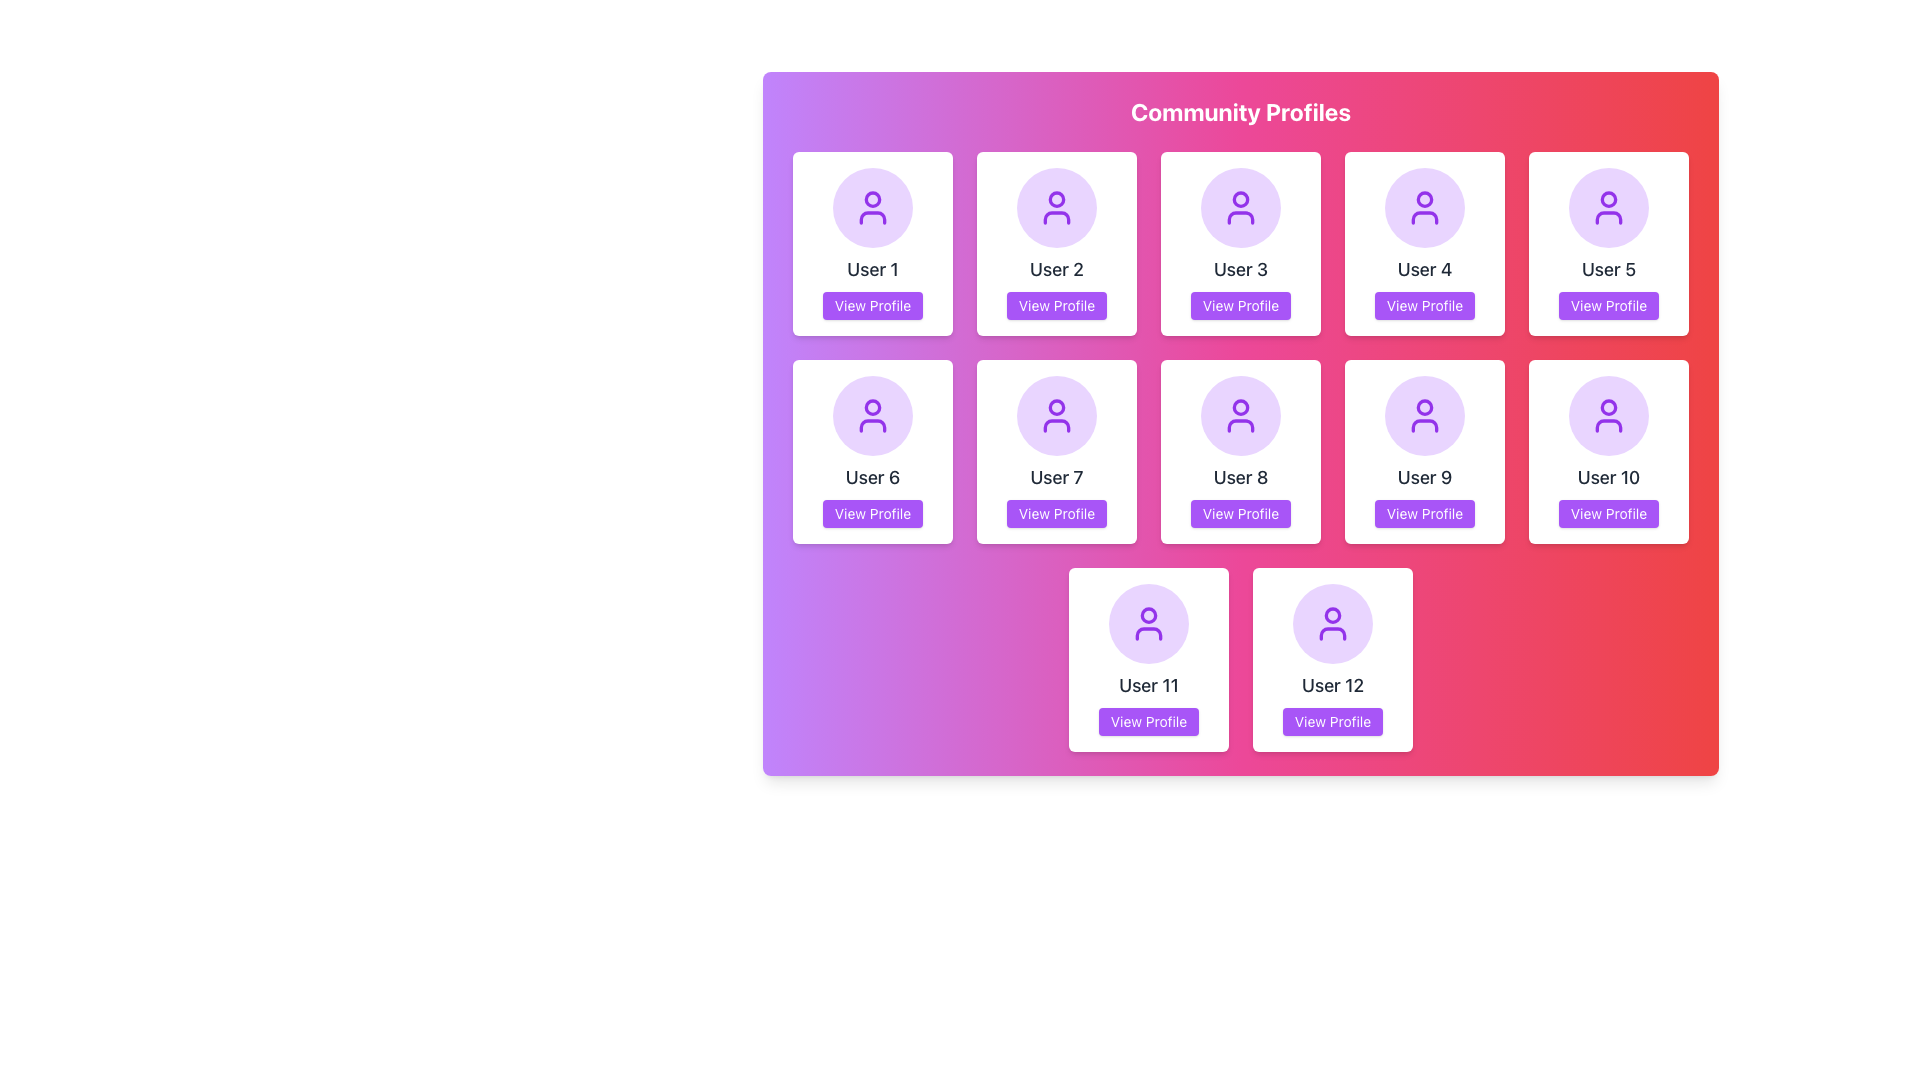 Image resolution: width=1920 pixels, height=1080 pixels. I want to click on the decorative circular icon located at the center of User 4's avatar in the profile card grid, so click(1424, 199).